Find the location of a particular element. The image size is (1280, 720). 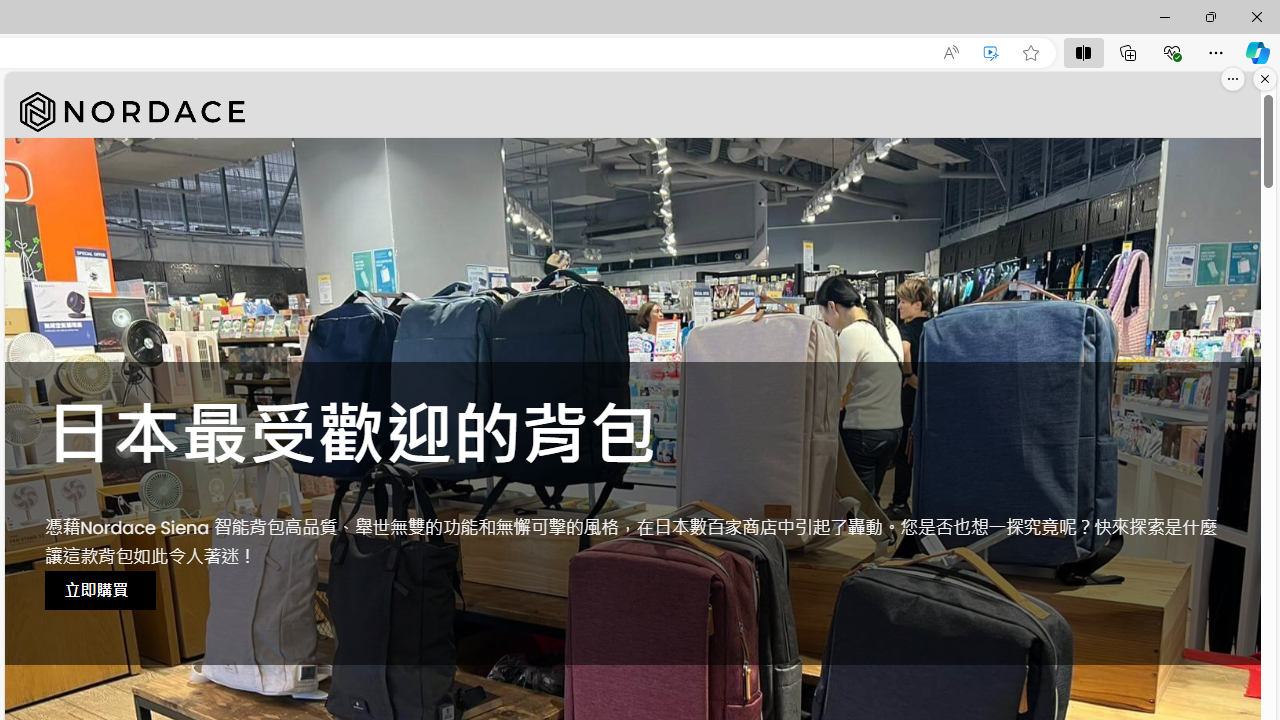

'Nordace' is located at coordinates (132, 111).